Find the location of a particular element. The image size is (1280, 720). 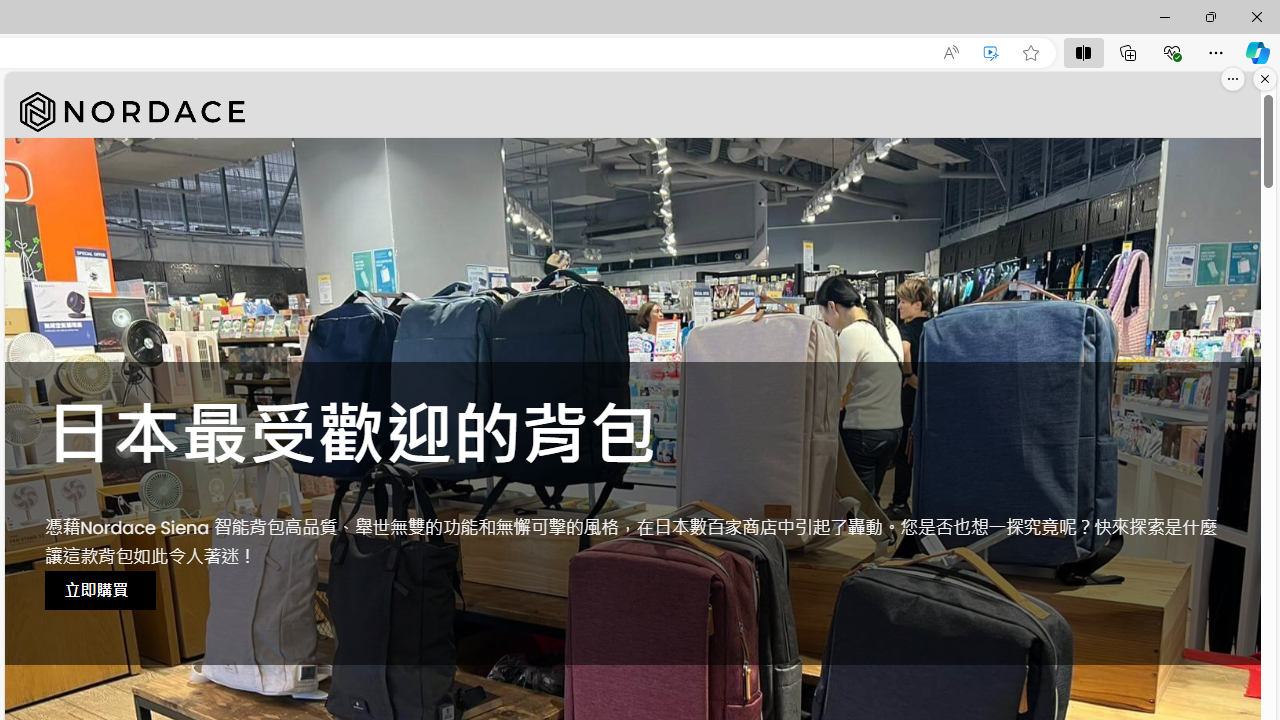

'Nordace' is located at coordinates (132, 111).